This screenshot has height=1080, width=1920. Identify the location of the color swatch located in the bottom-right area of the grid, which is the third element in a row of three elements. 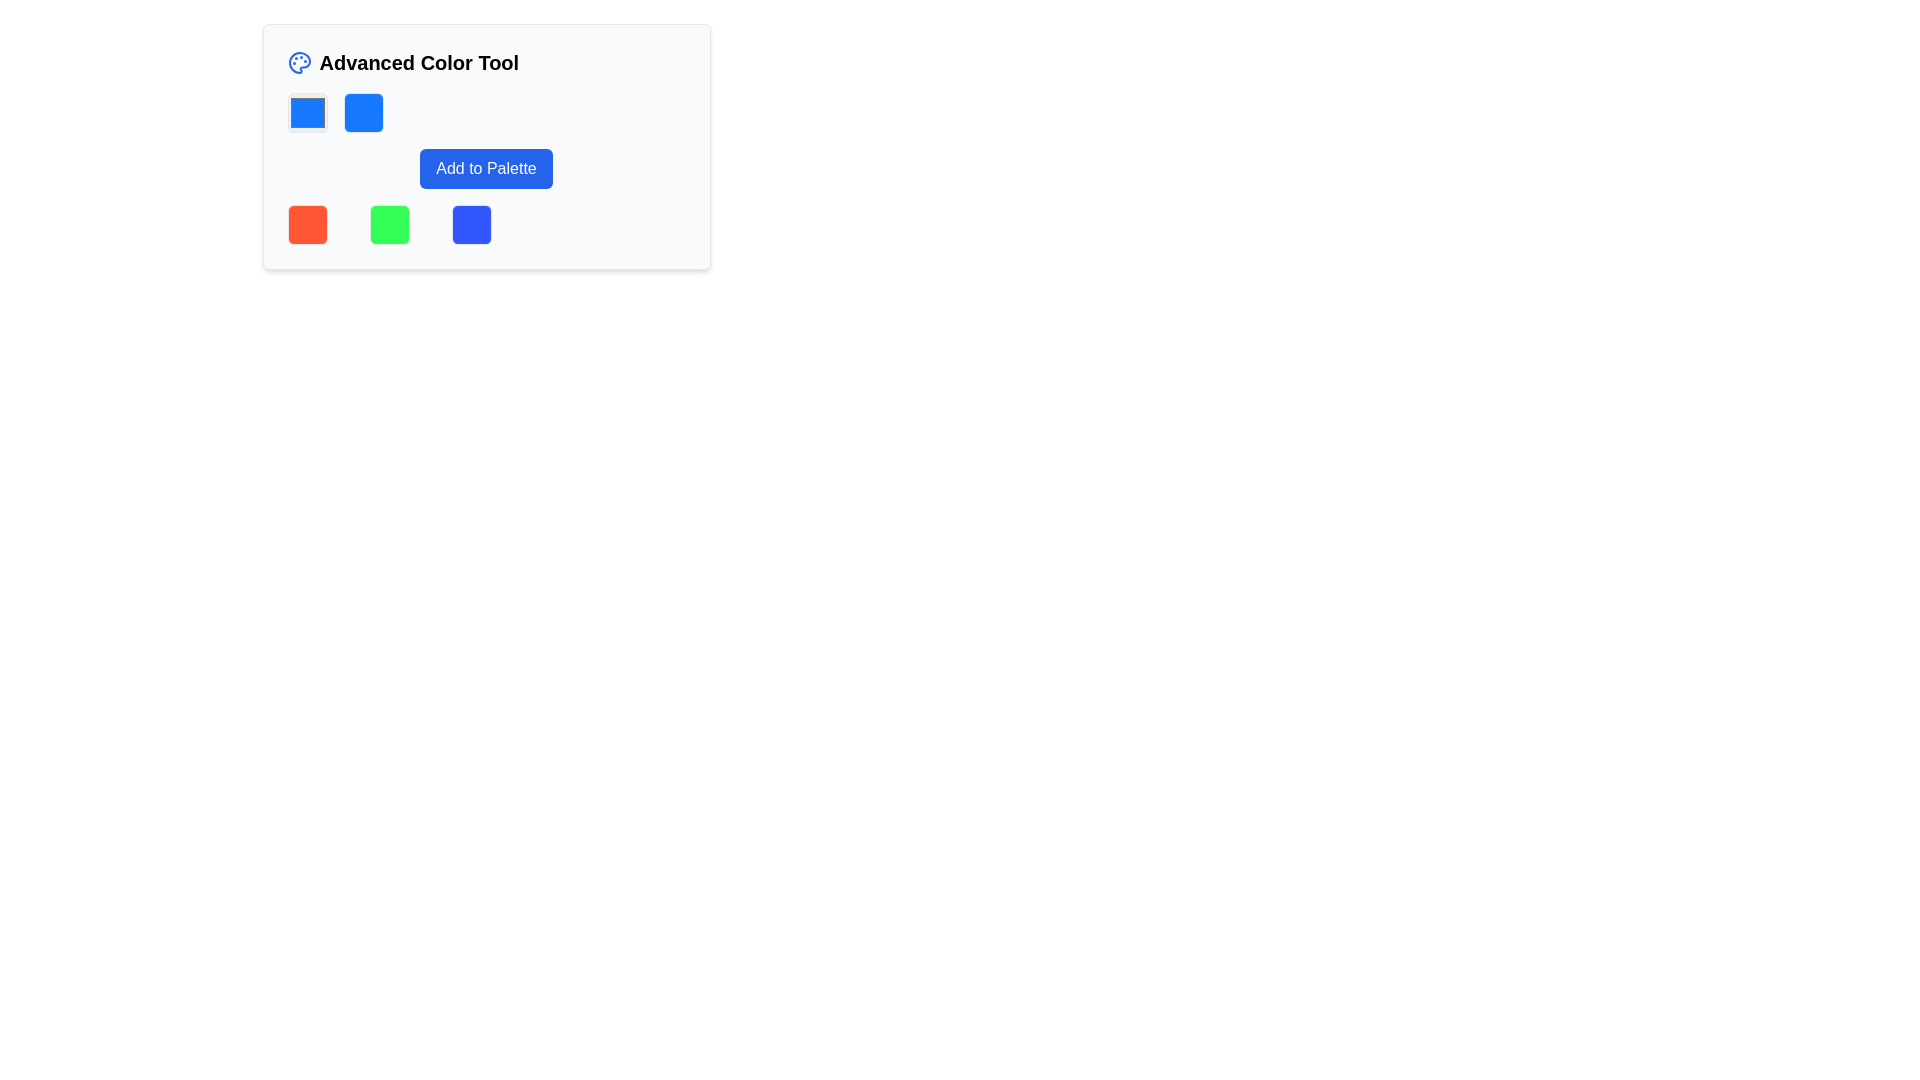
(470, 224).